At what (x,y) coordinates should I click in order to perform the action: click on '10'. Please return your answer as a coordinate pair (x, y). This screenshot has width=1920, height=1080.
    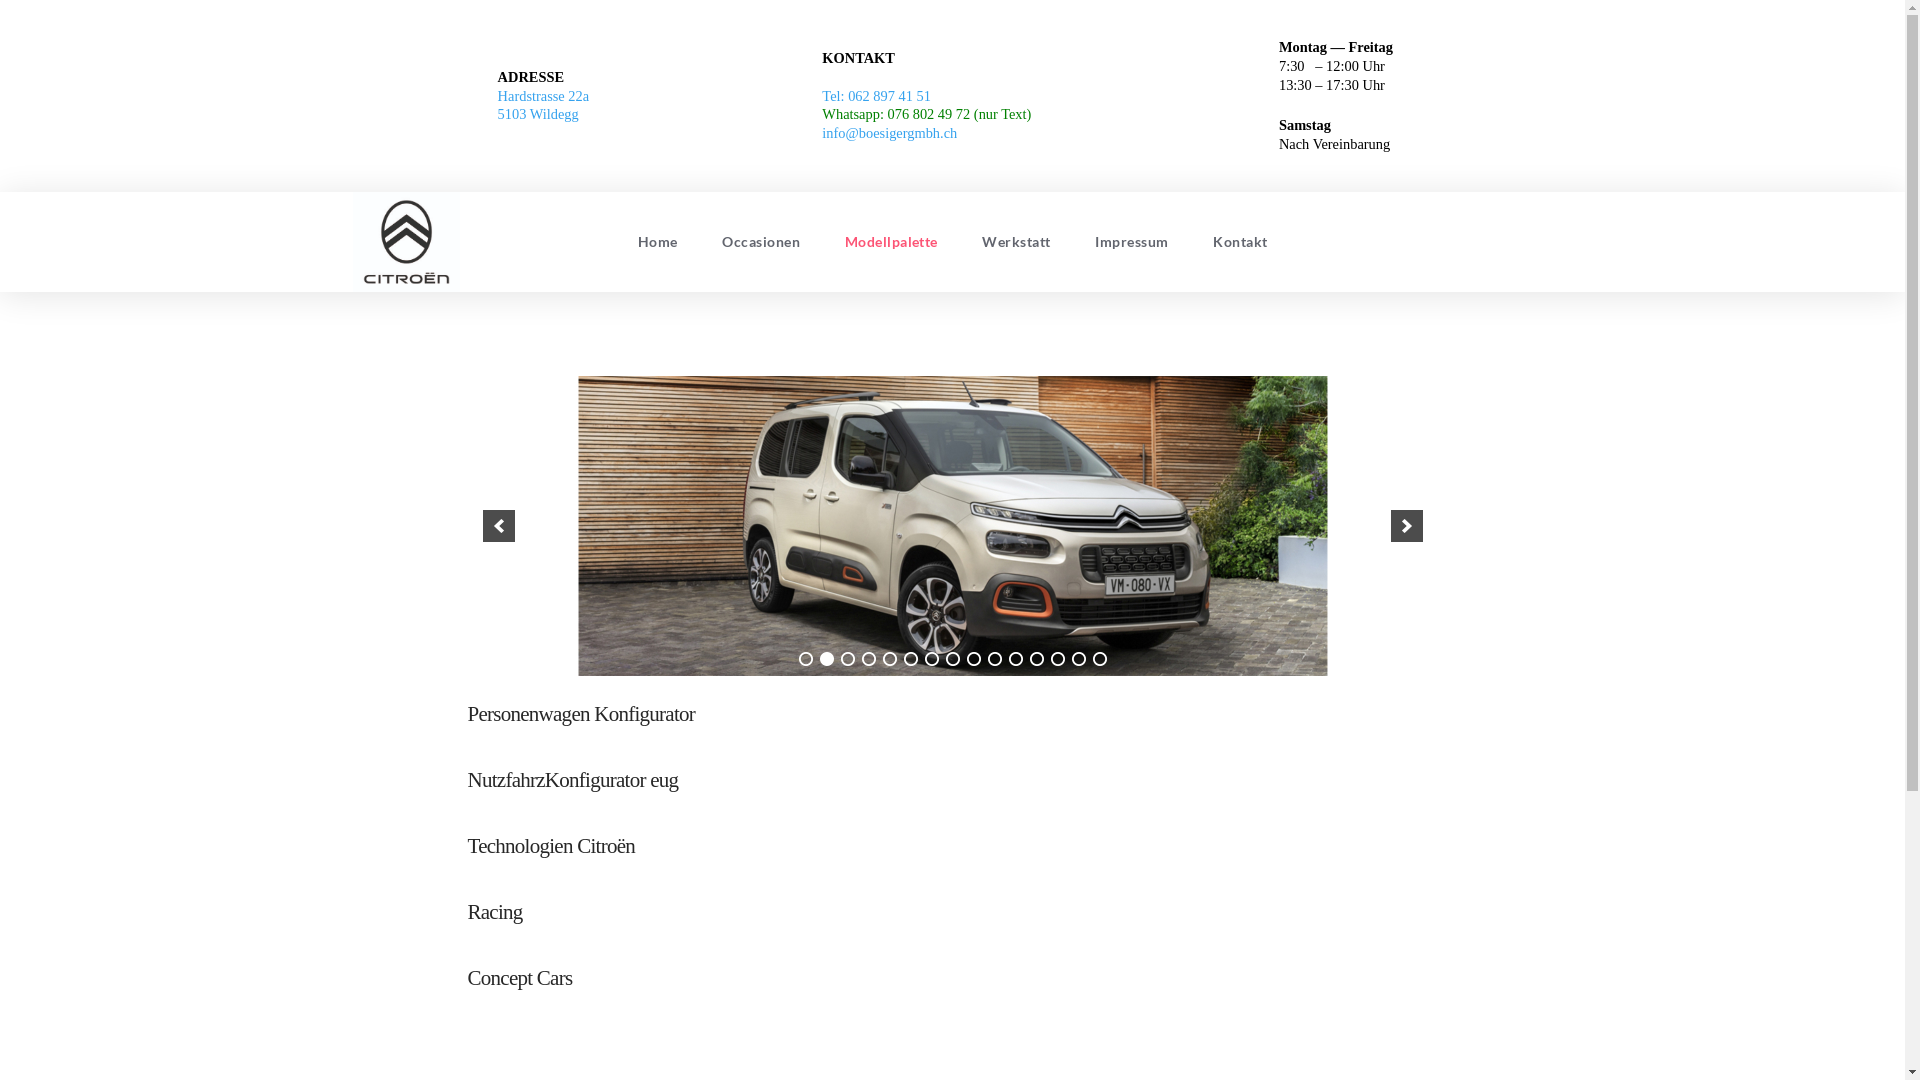
    Looking at the image, I should click on (994, 659).